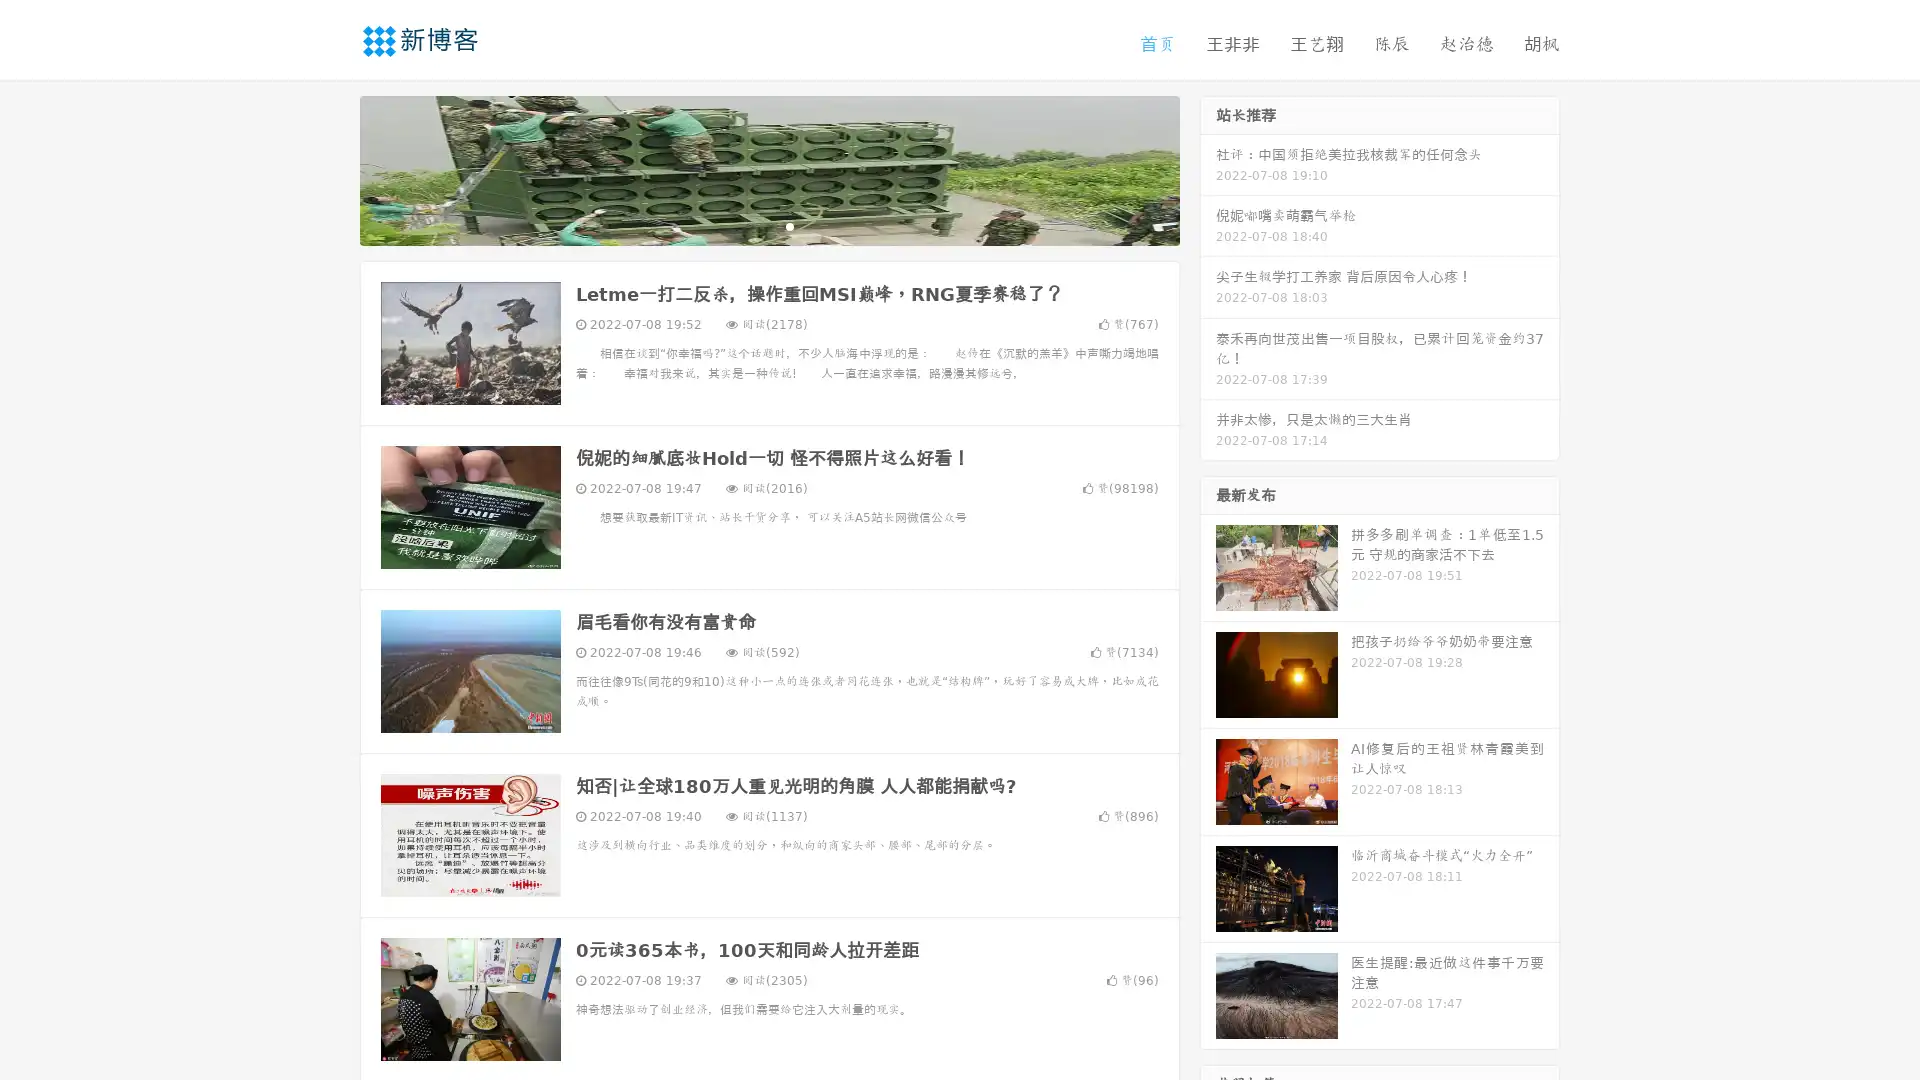 The width and height of the screenshot is (1920, 1080). I want to click on Previous slide, so click(330, 168).